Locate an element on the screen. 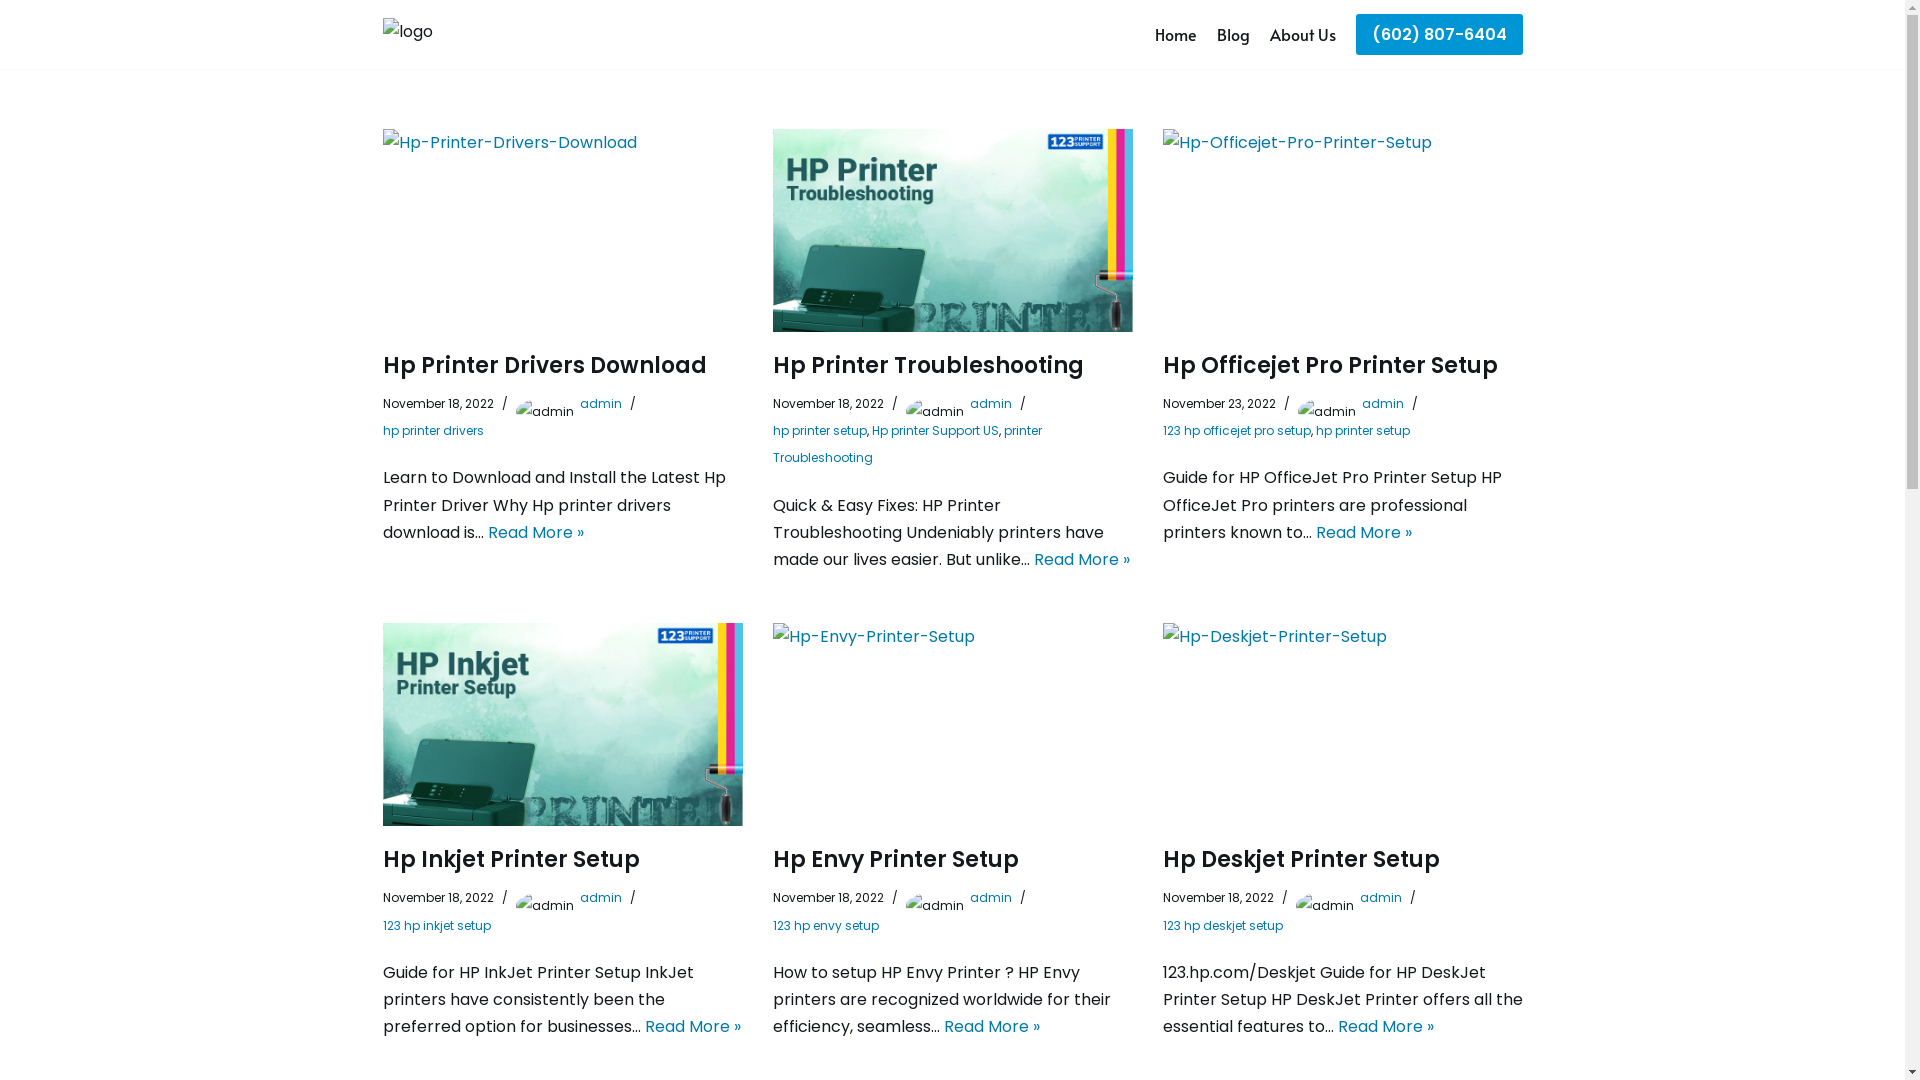  'Hp Officejet Pro Printer Setup' is located at coordinates (1329, 365).